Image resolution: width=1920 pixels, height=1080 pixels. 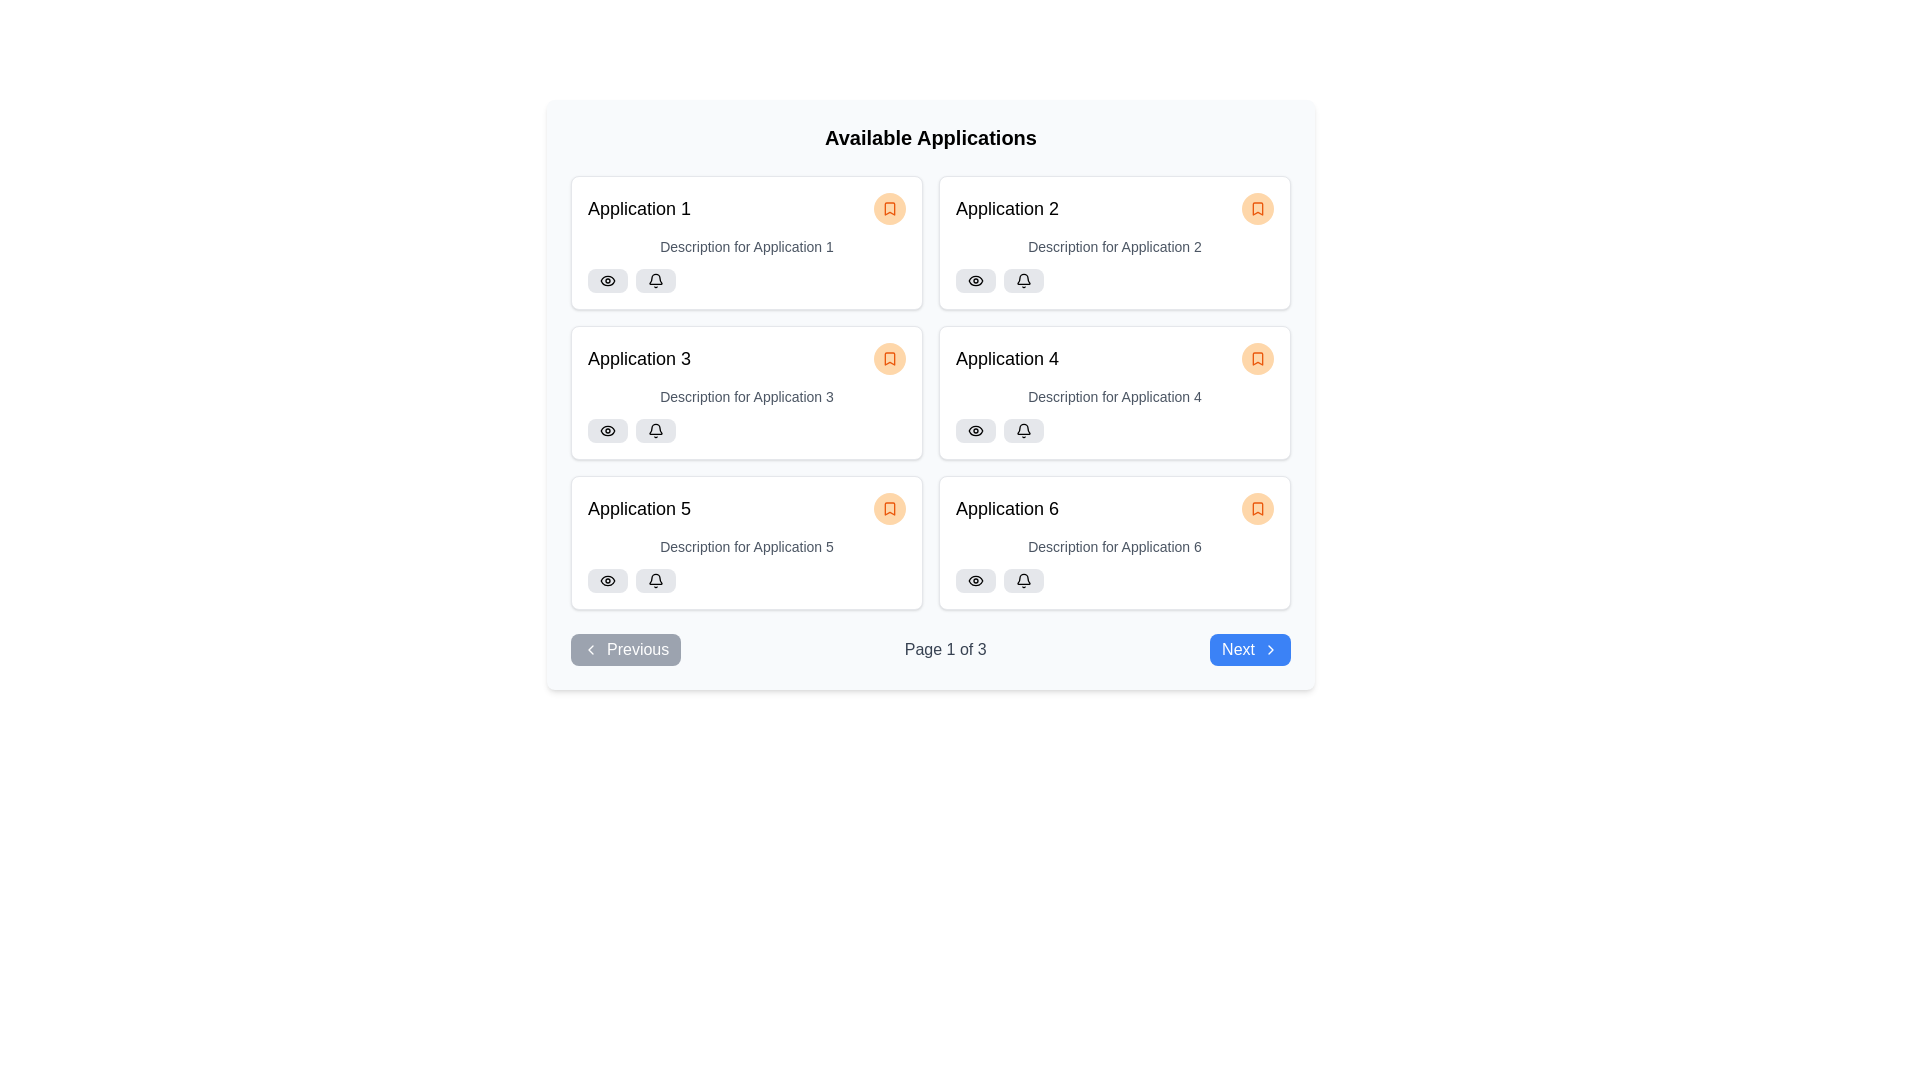 I want to click on the notification icon located at the bottom center of the 'Application 3' card, so click(x=656, y=281).